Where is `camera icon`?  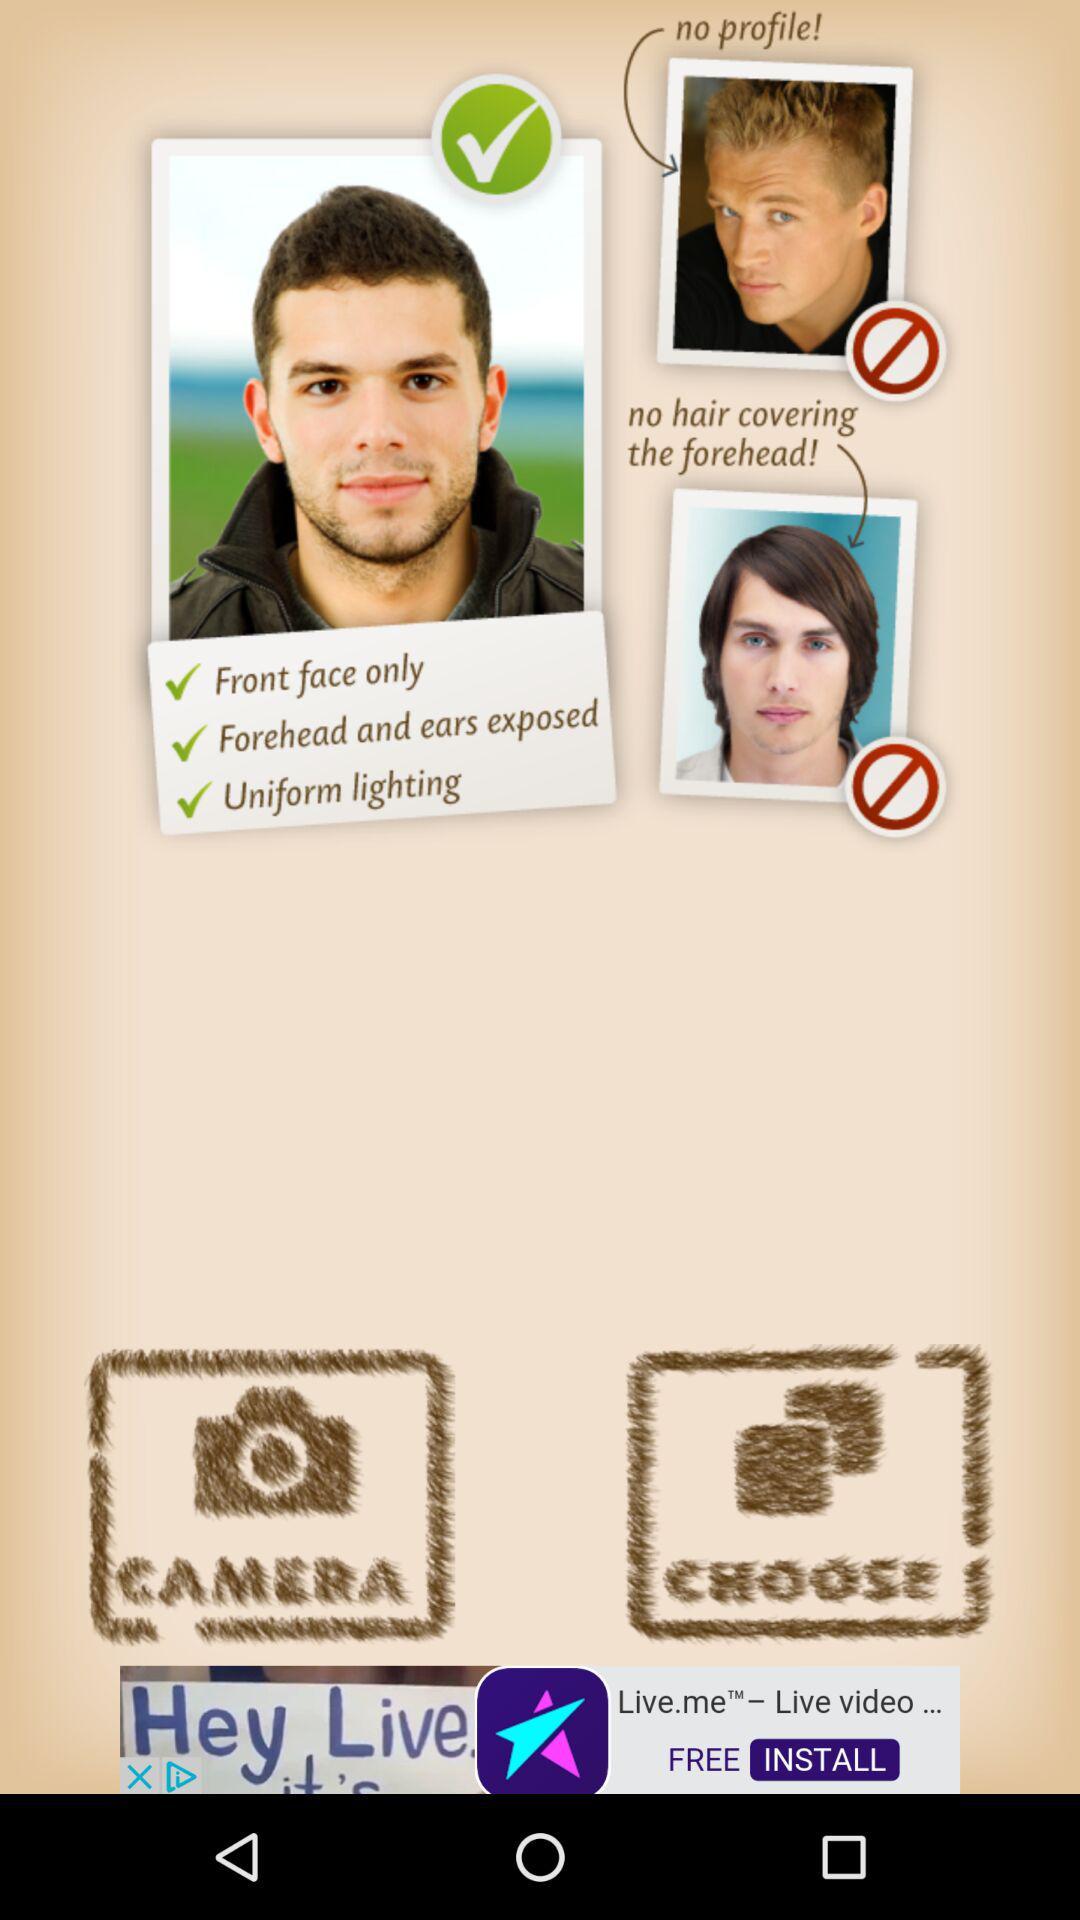 camera icon is located at coordinates (268, 1495).